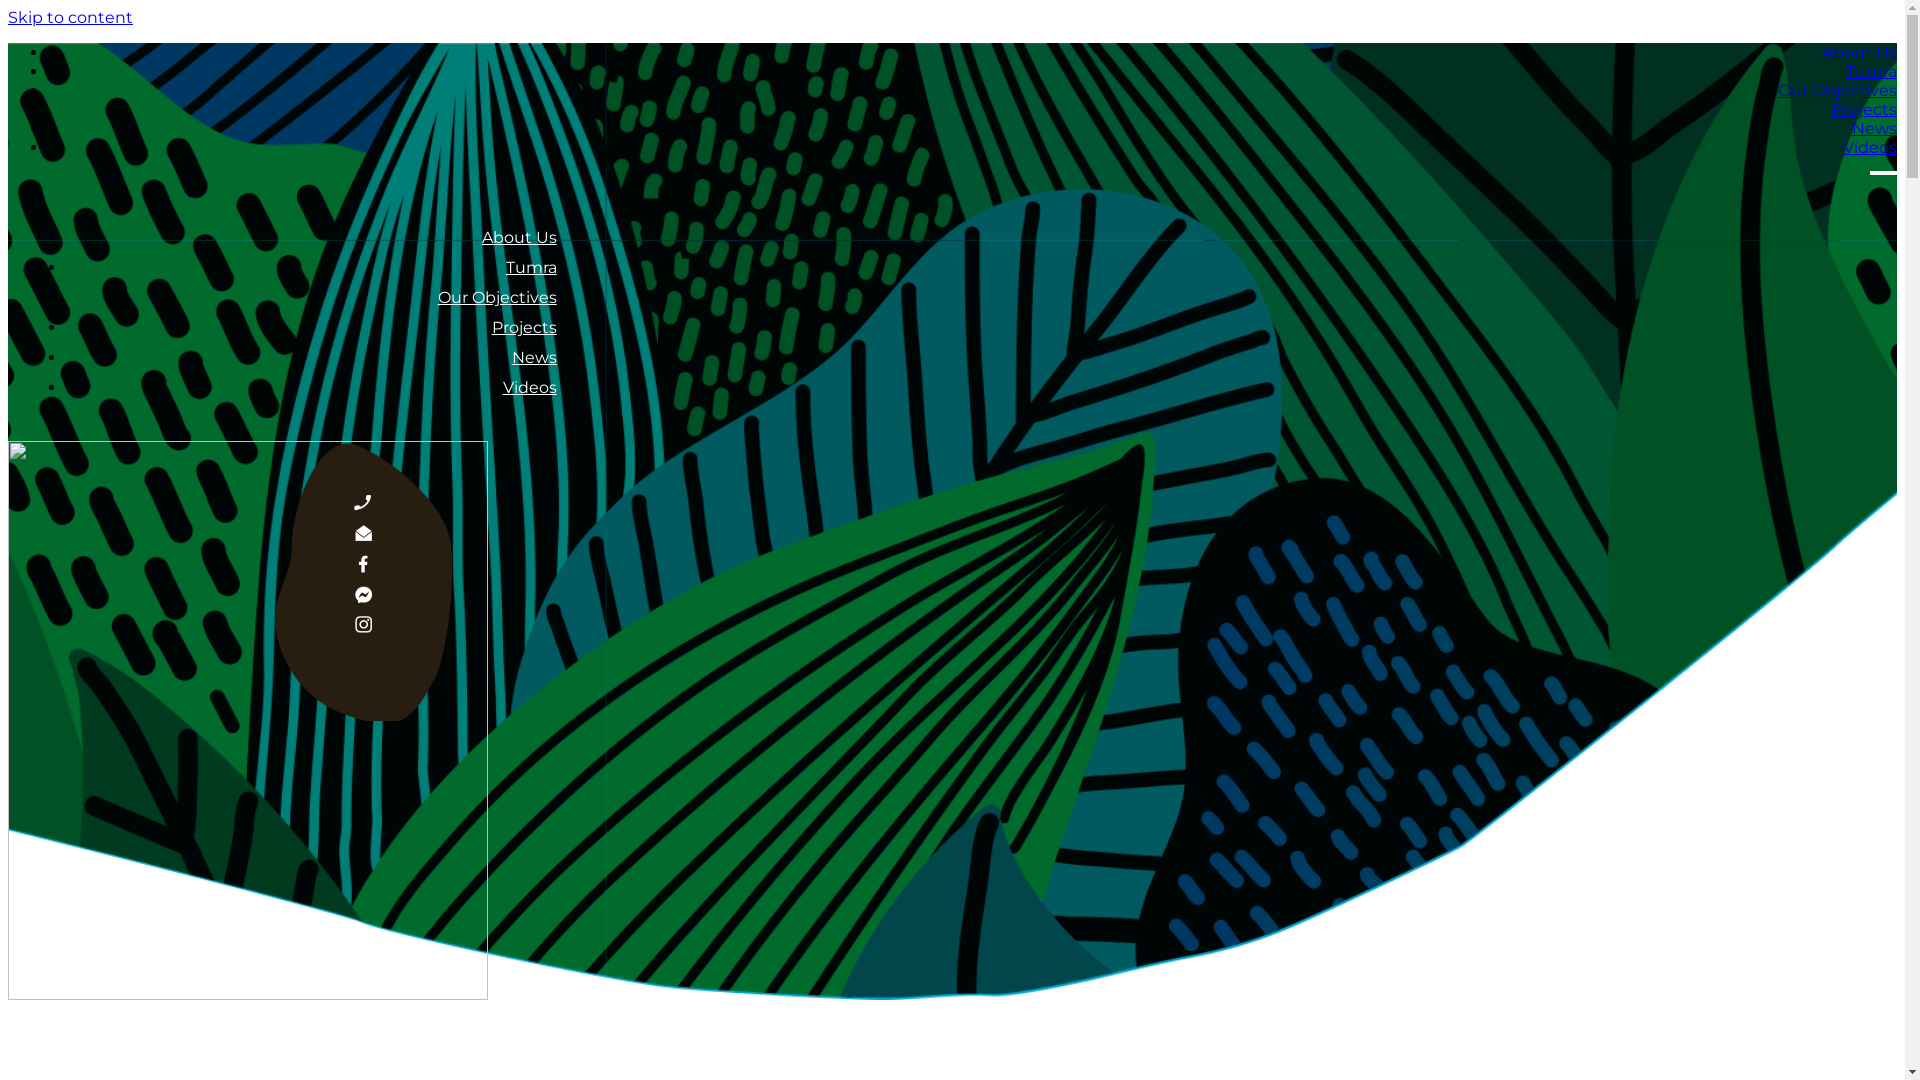 Image resolution: width=1920 pixels, height=1080 pixels. Describe the element at coordinates (481, 230) in the screenshot. I see `'About Us'` at that location.